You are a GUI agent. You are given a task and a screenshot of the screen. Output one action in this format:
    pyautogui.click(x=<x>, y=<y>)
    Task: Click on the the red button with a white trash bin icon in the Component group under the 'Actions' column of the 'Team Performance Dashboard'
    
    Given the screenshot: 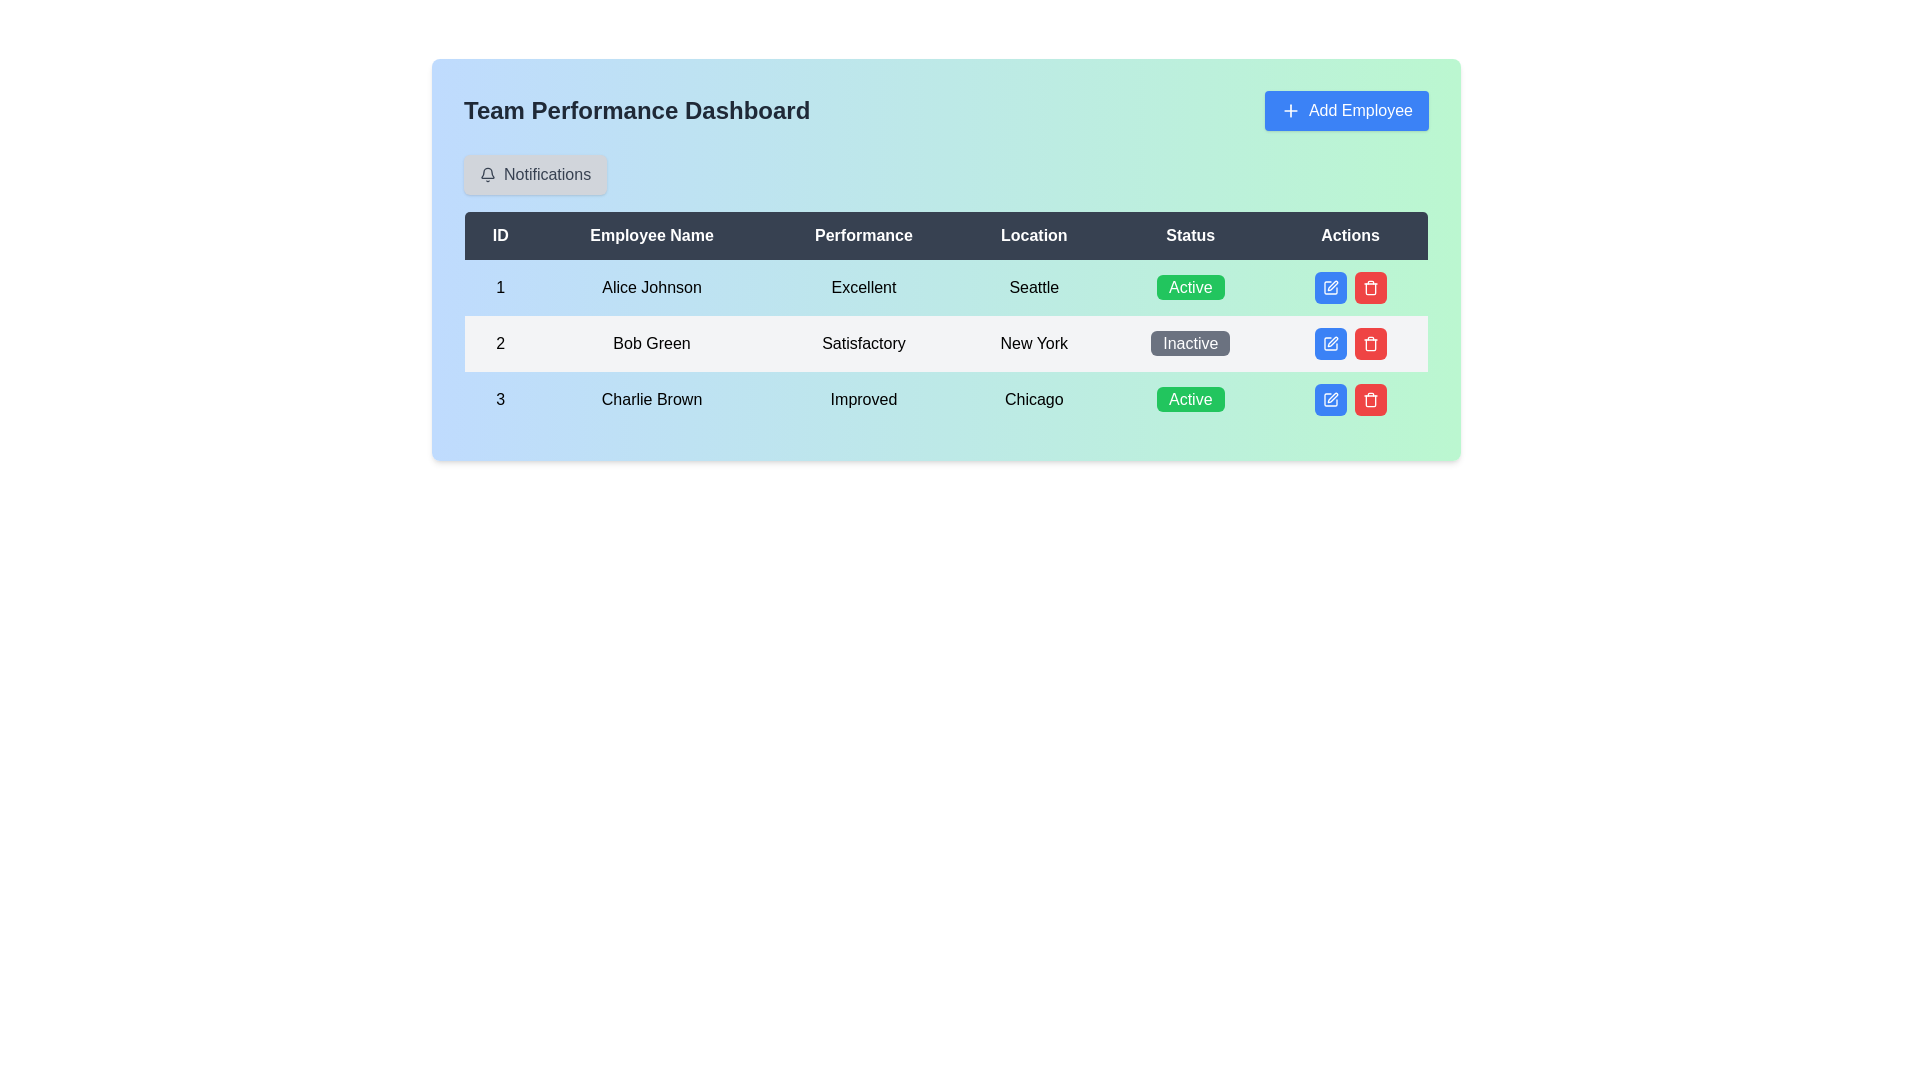 What is the action you would take?
    pyautogui.click(x=1350, y=400)
    